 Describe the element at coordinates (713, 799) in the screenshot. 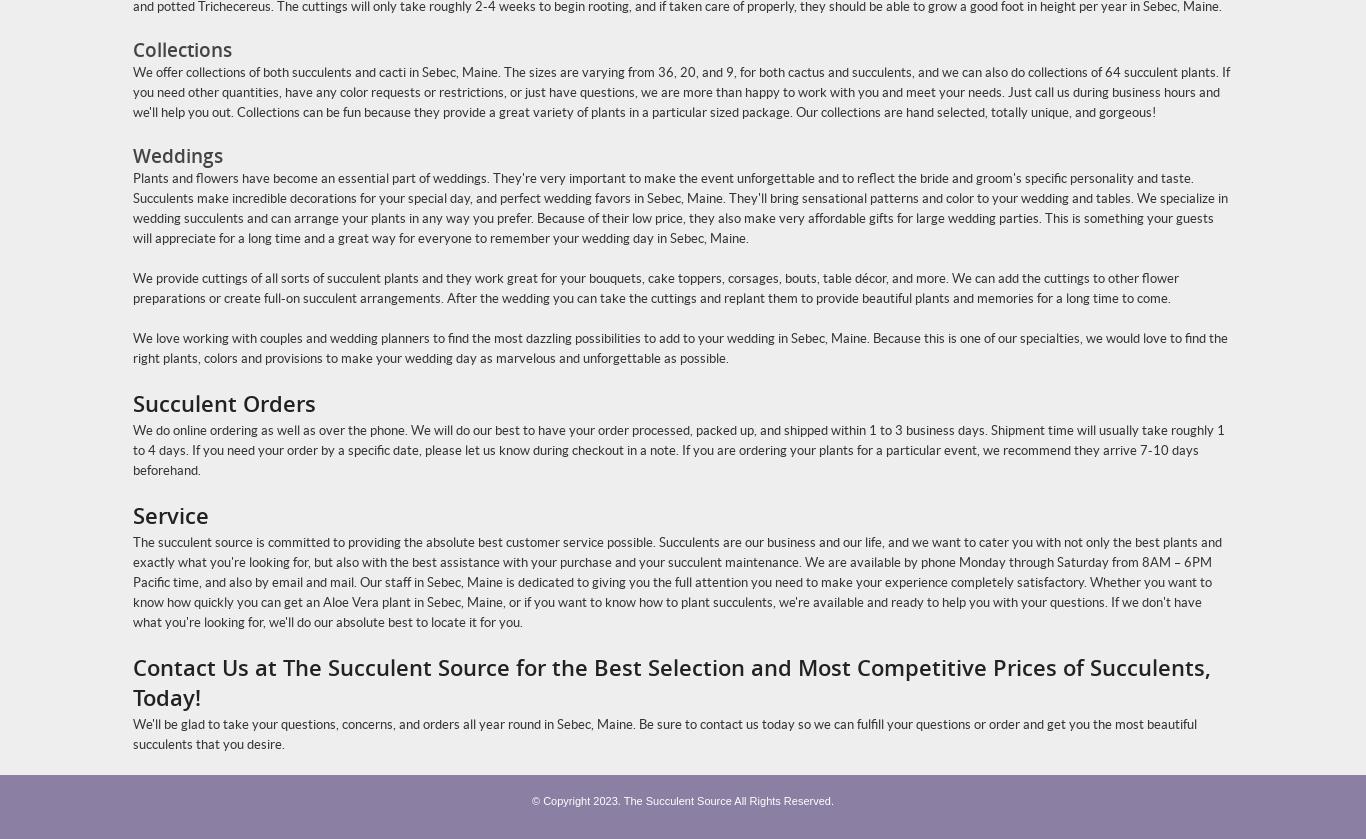

I see `'2023. The Succulent Source All Rights Reserved.'` at that location.